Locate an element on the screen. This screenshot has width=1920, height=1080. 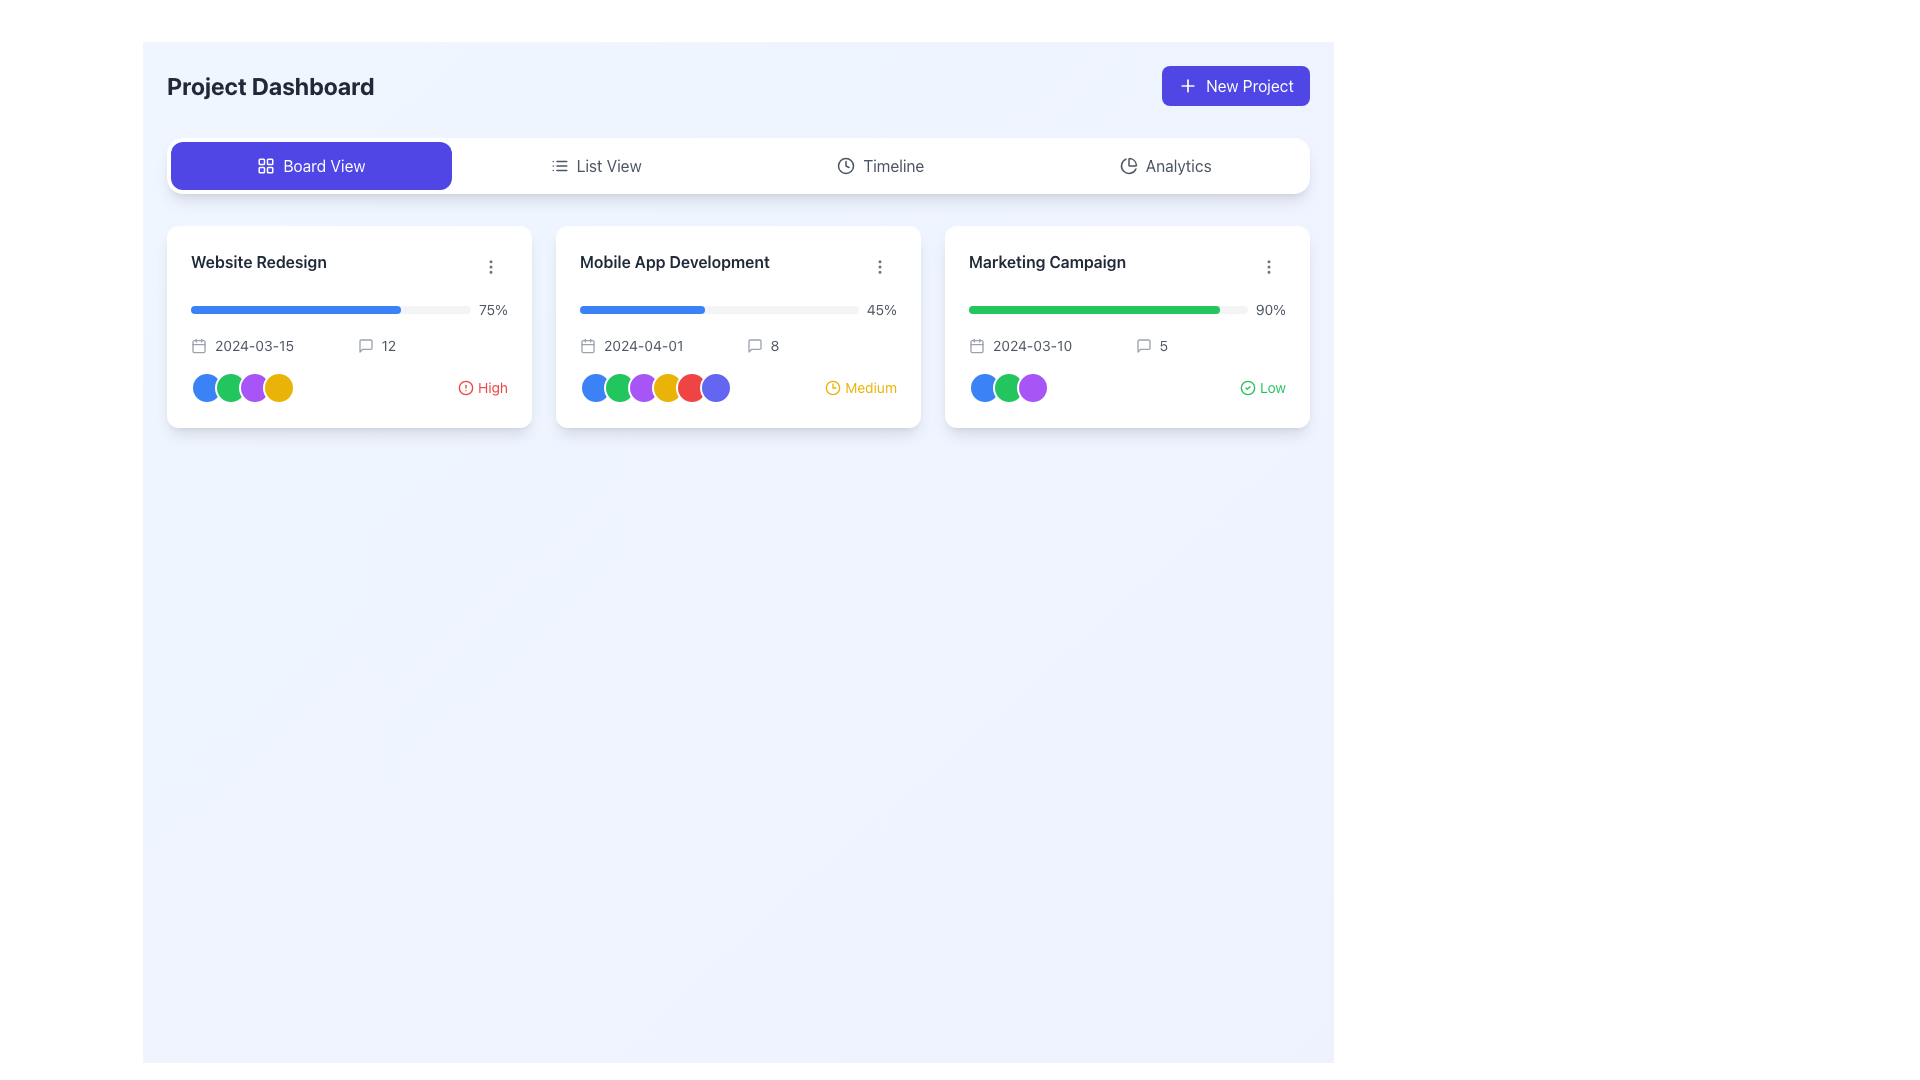
the sixth circular visual indicator located at the bottom of the 'Mobile App Development' card, which serves as a visual indicator for category or status is located at coordinates (715, 388).